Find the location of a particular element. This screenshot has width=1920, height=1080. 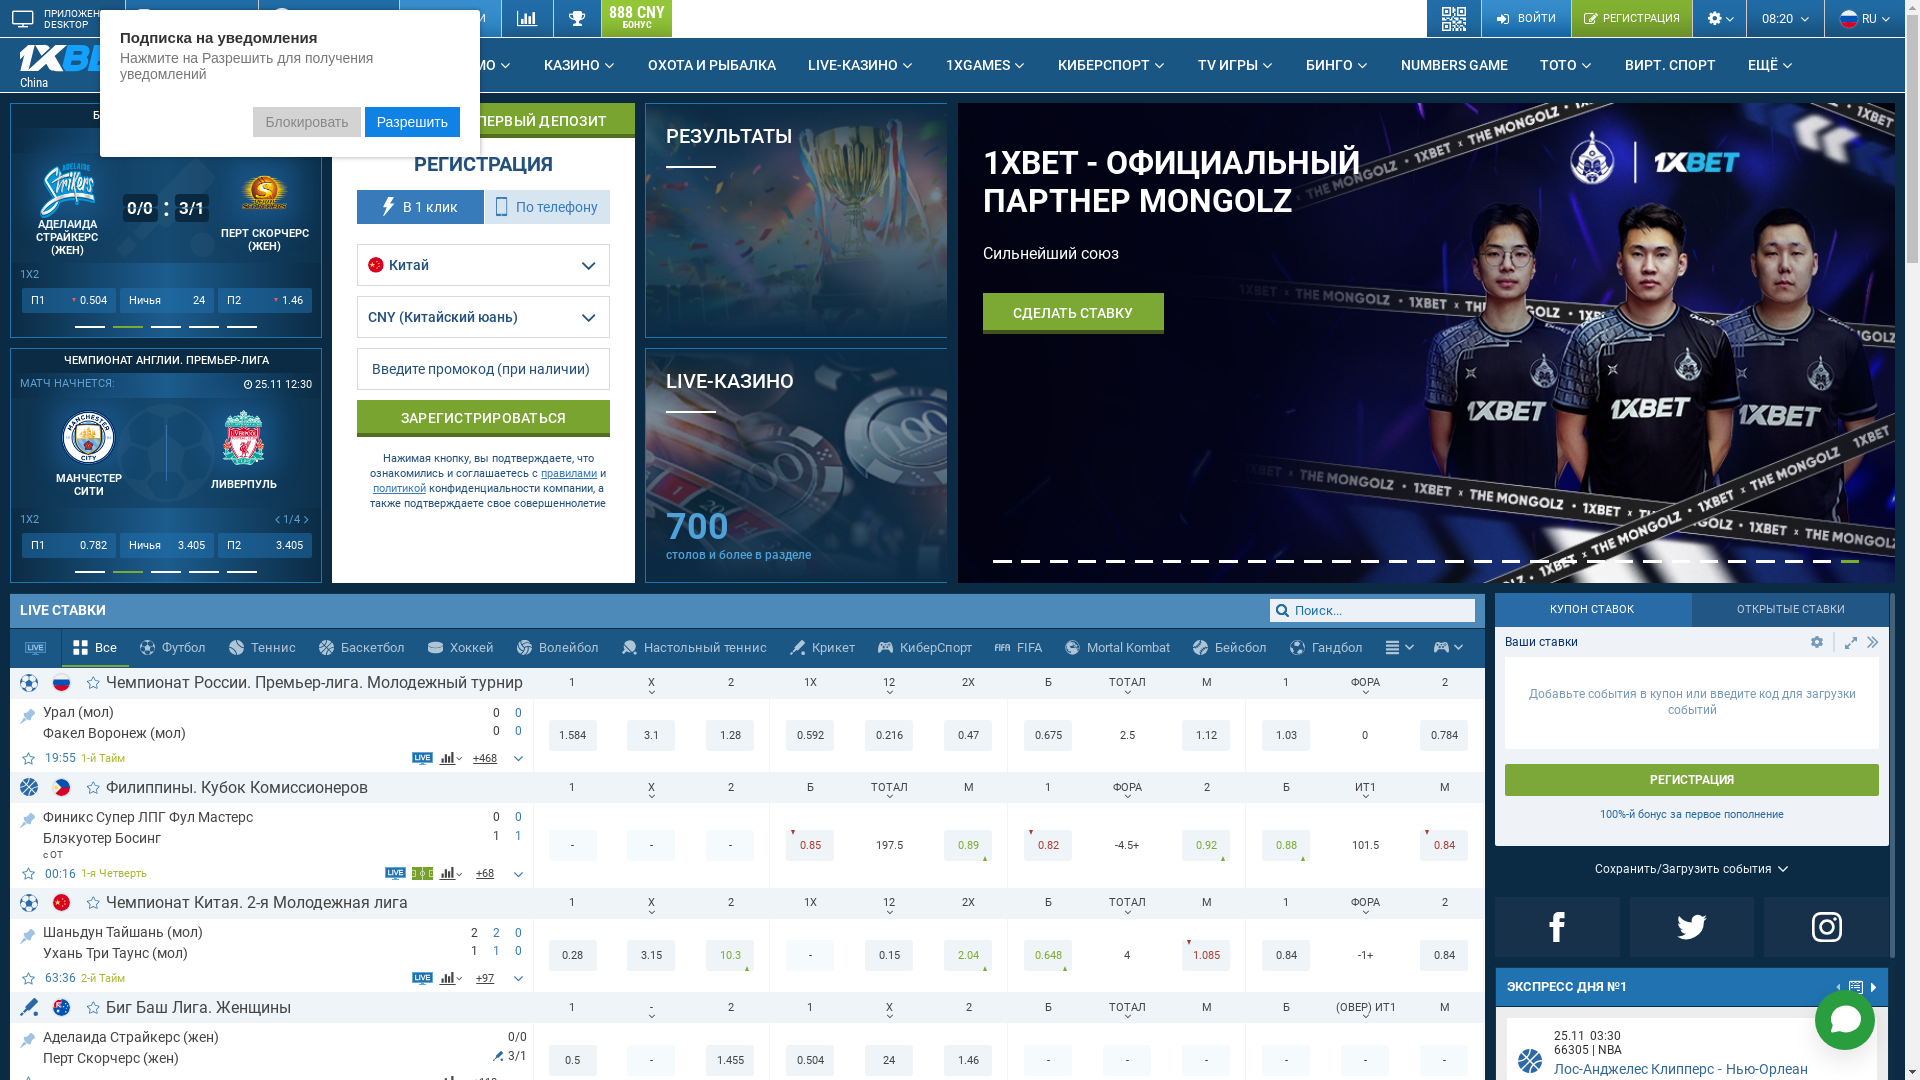

'FIFA' is located at coordinates (1018, 648).